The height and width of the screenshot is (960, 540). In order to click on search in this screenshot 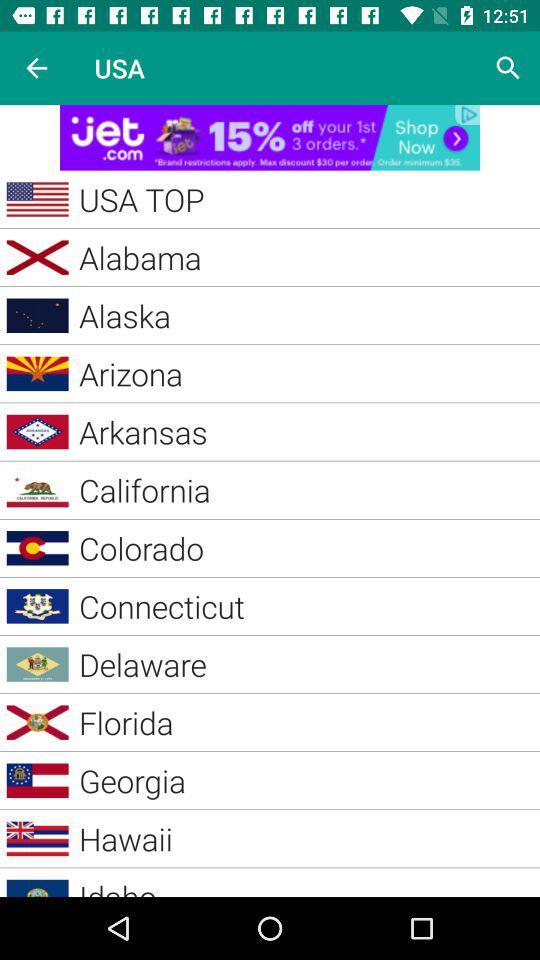, I will do `click(508, 68)`.